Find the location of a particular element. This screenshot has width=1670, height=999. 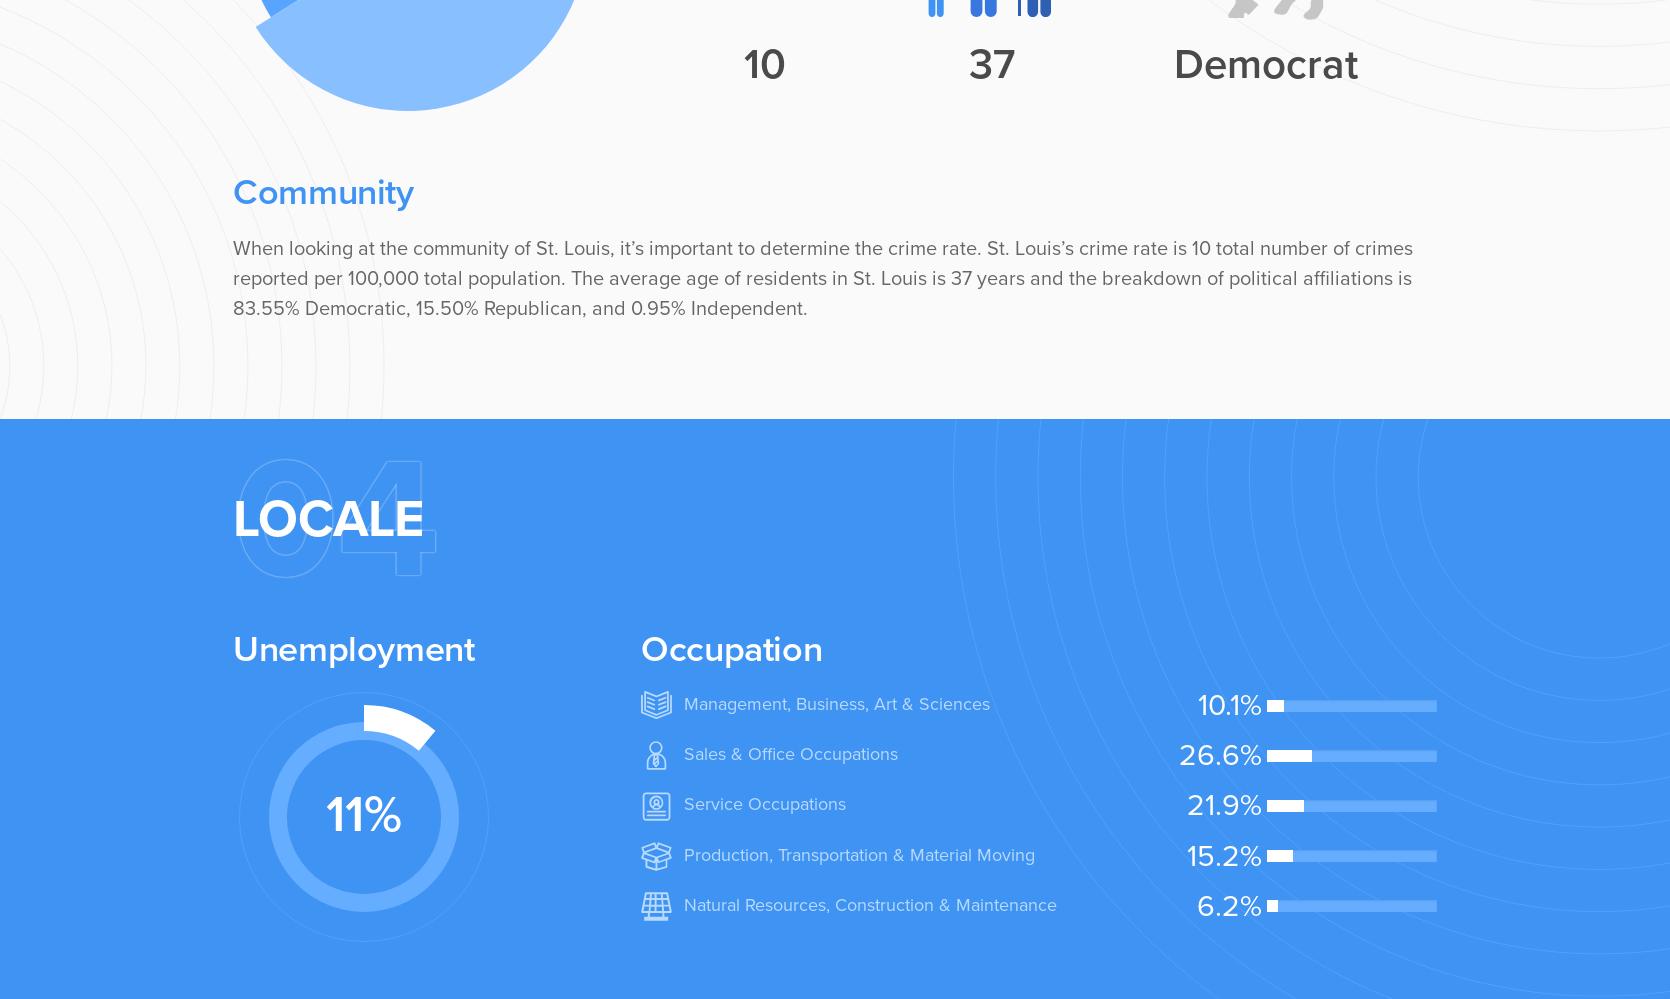

'10' is located at coordinates (764, 62).